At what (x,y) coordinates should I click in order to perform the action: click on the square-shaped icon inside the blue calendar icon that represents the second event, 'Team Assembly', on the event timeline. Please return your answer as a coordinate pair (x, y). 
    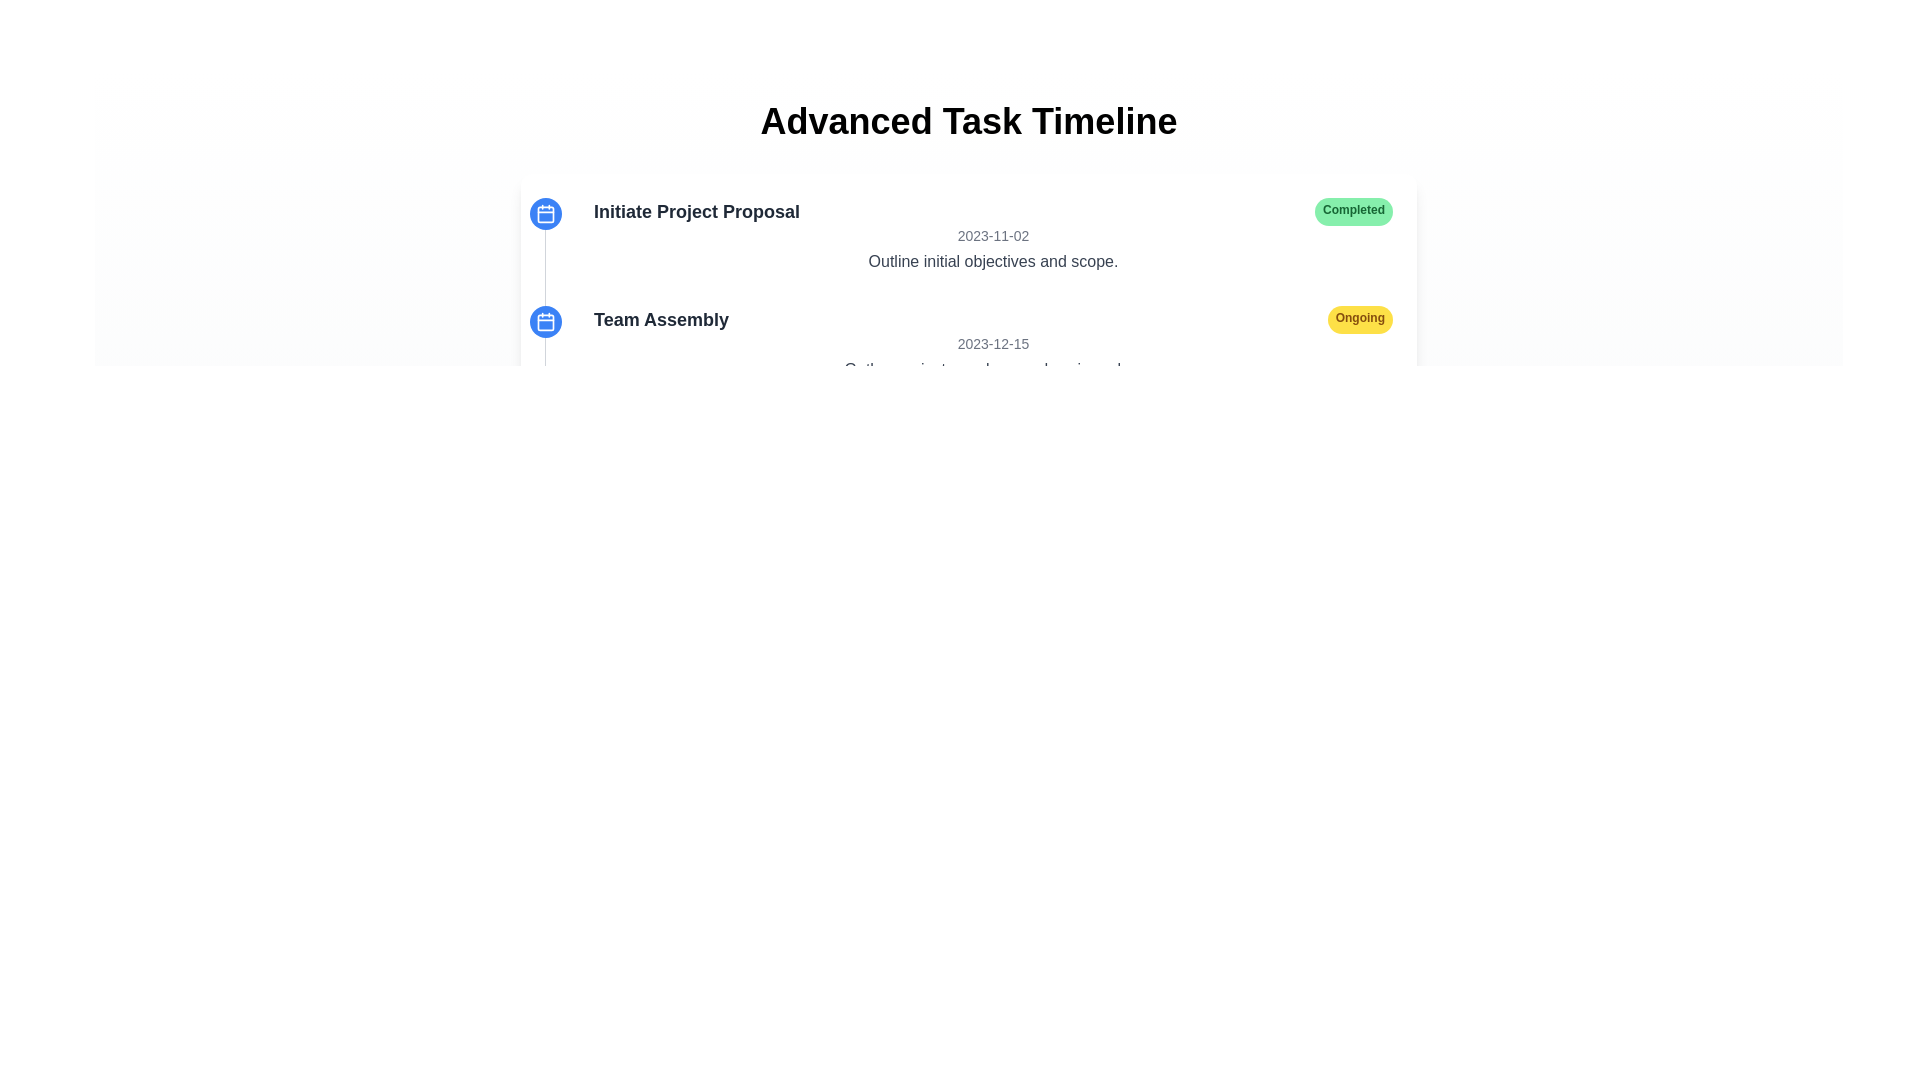
    Looking at the image, I should click on (546, 320).